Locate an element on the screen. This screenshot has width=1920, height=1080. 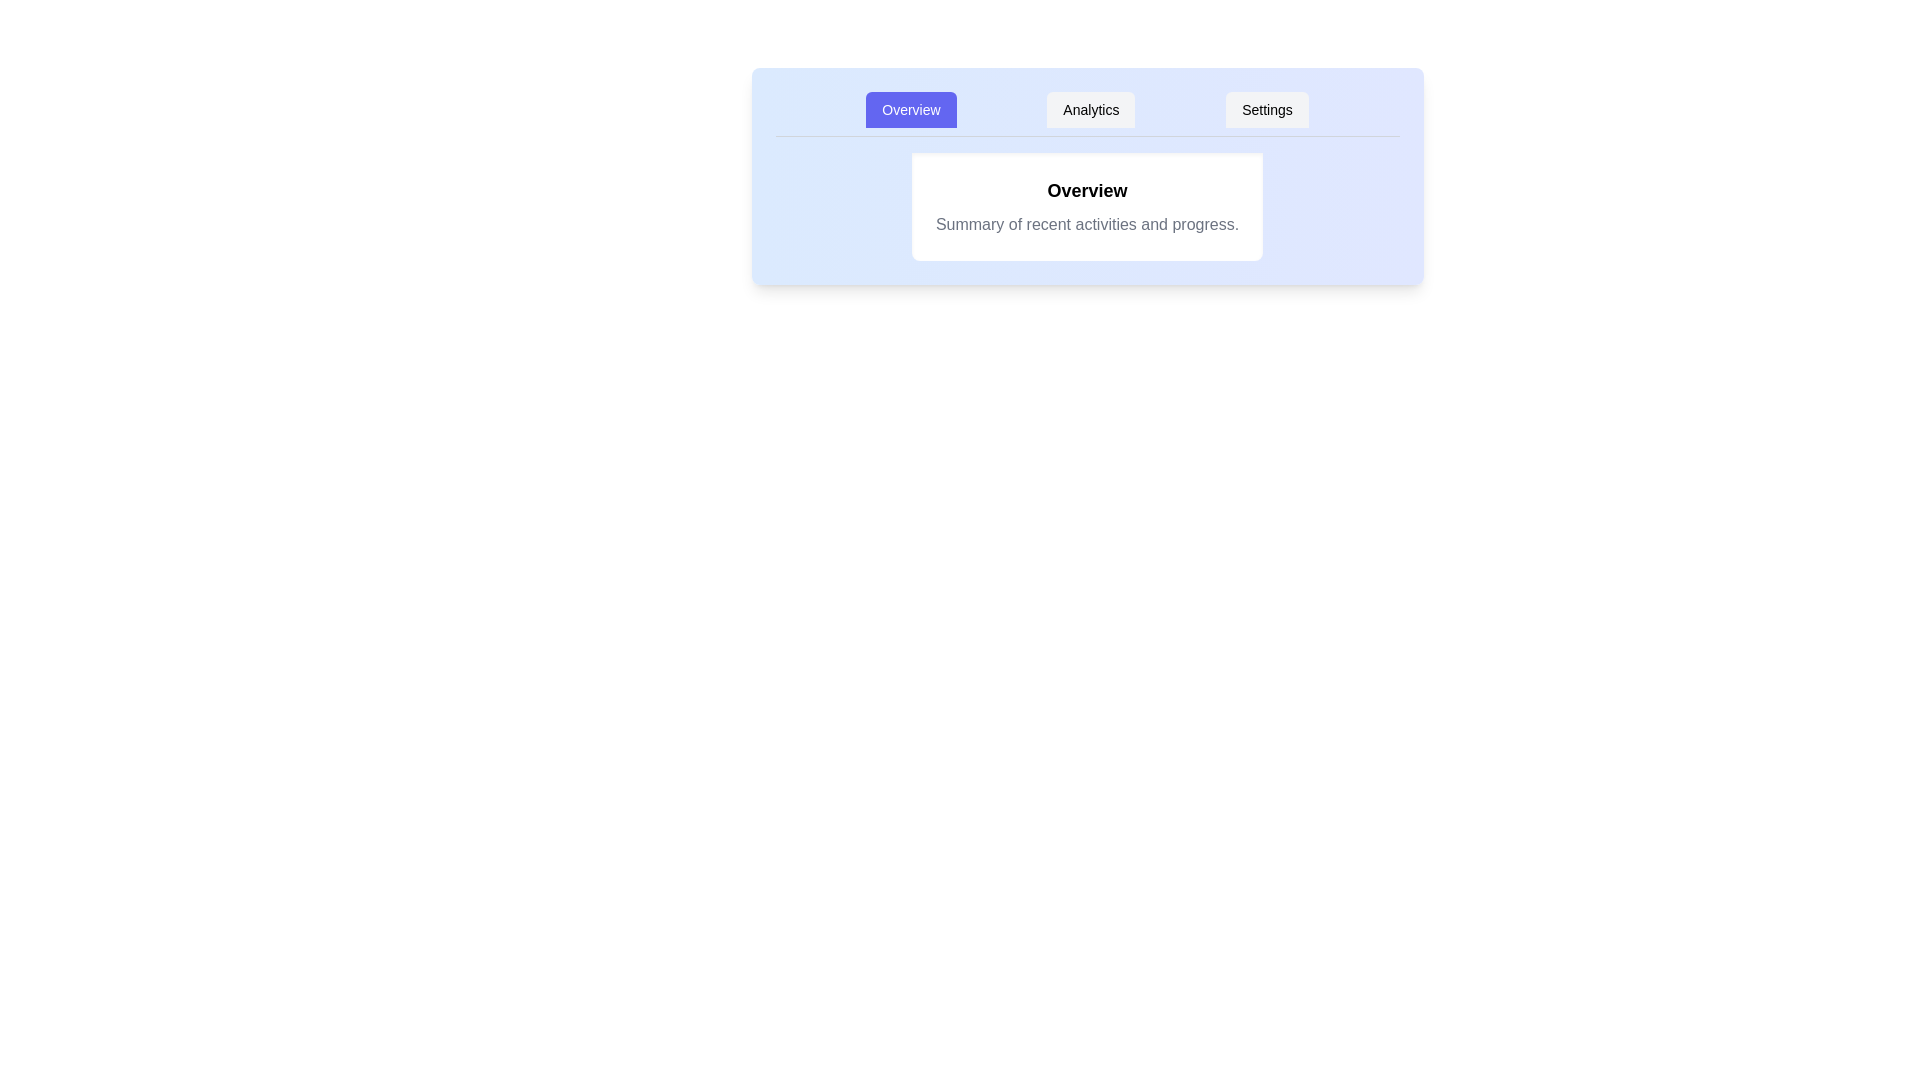
the Analytics tab by clicking on its button is located at coordinates (1089, 110).